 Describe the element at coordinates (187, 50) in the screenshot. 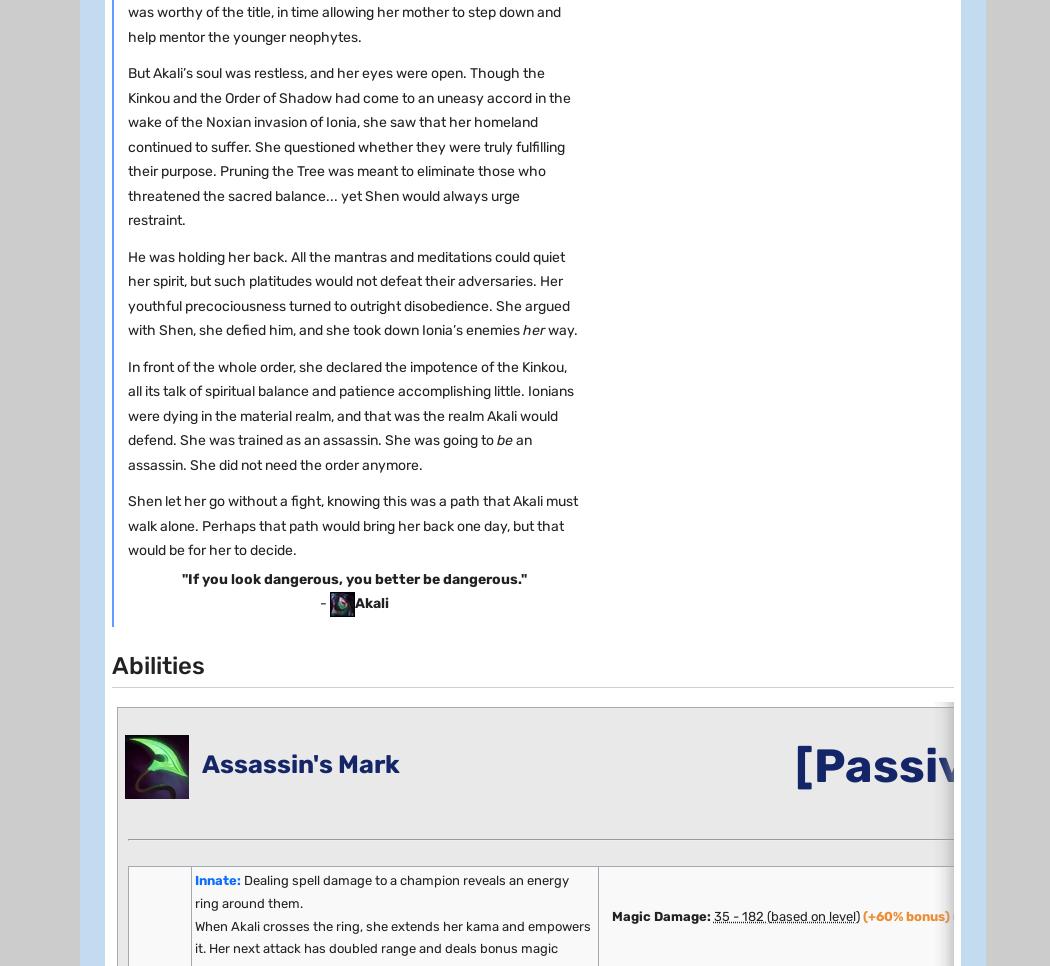

I see `'BASE HEALTH :'` at that location.